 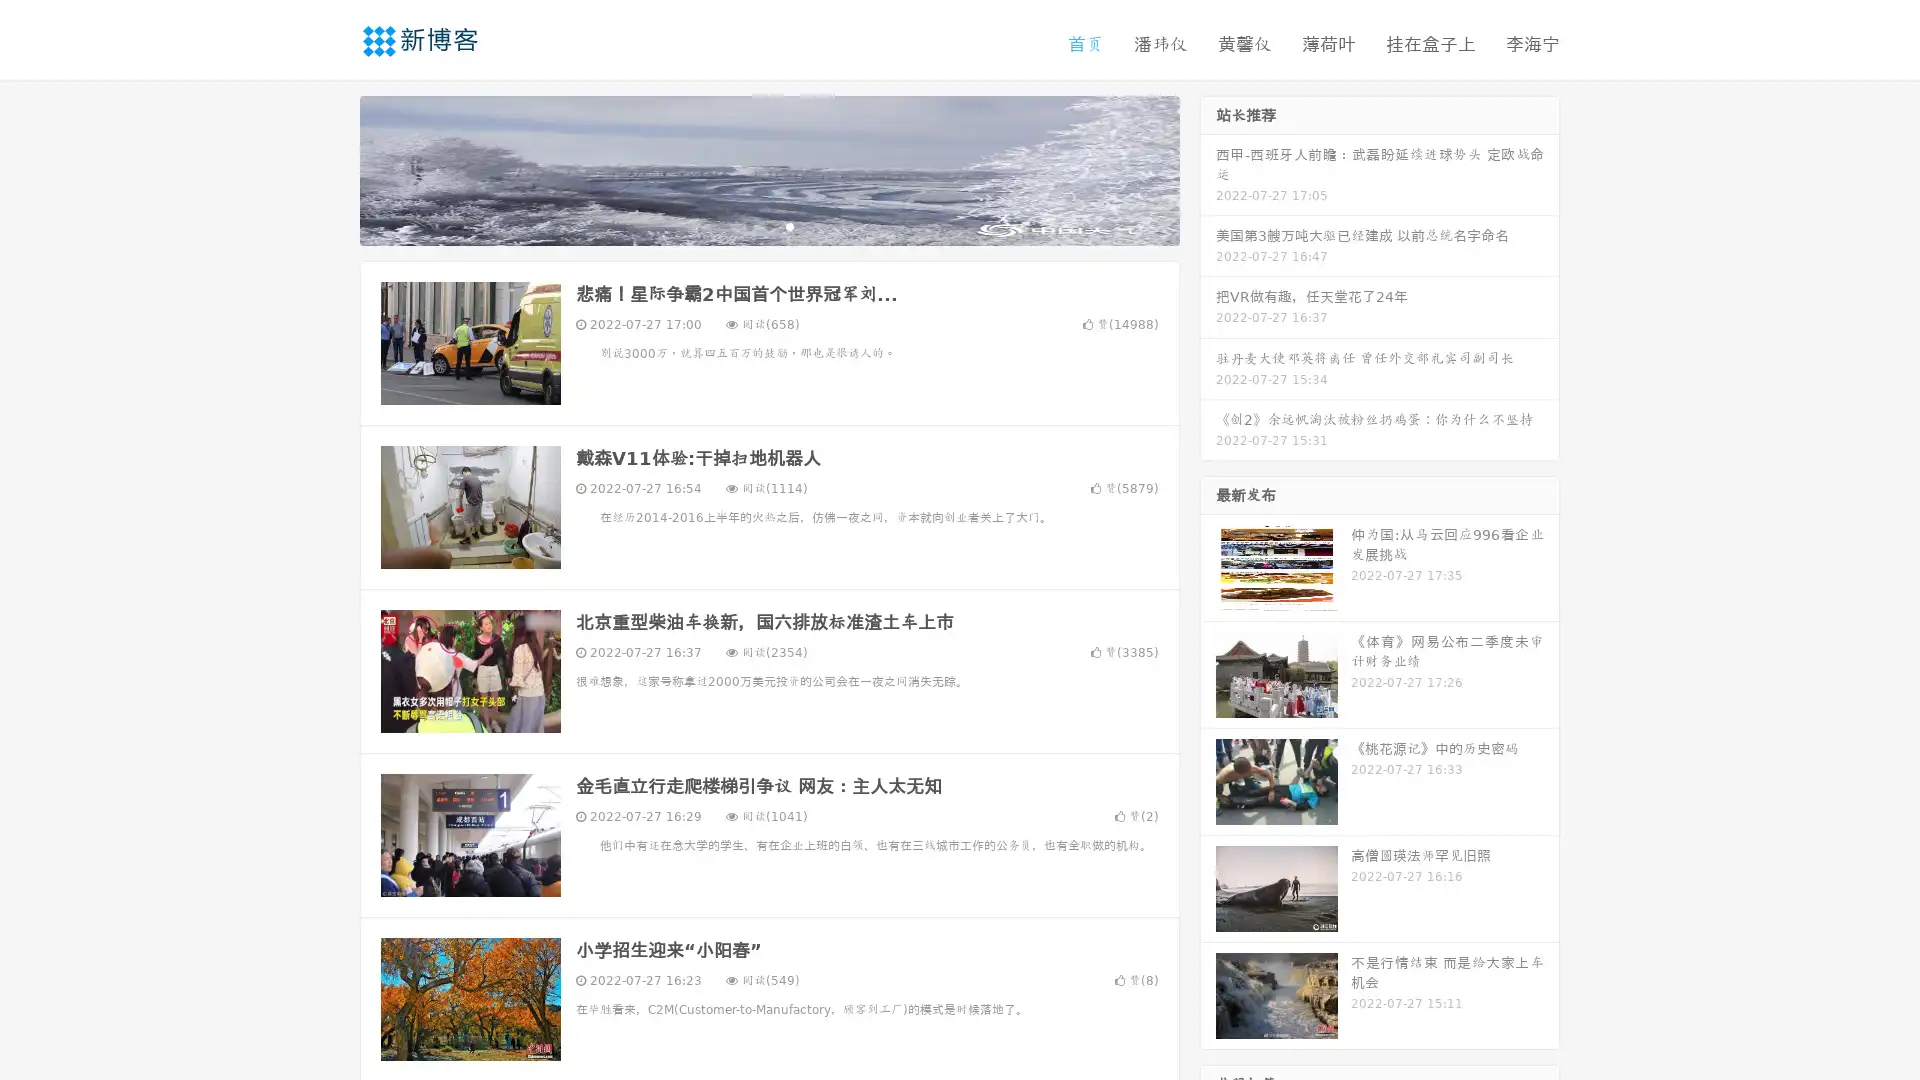 What do you see at coordinates (789, 225) in the screenshot?
I see `Go to slide 3` at bounding box center [789, 225].